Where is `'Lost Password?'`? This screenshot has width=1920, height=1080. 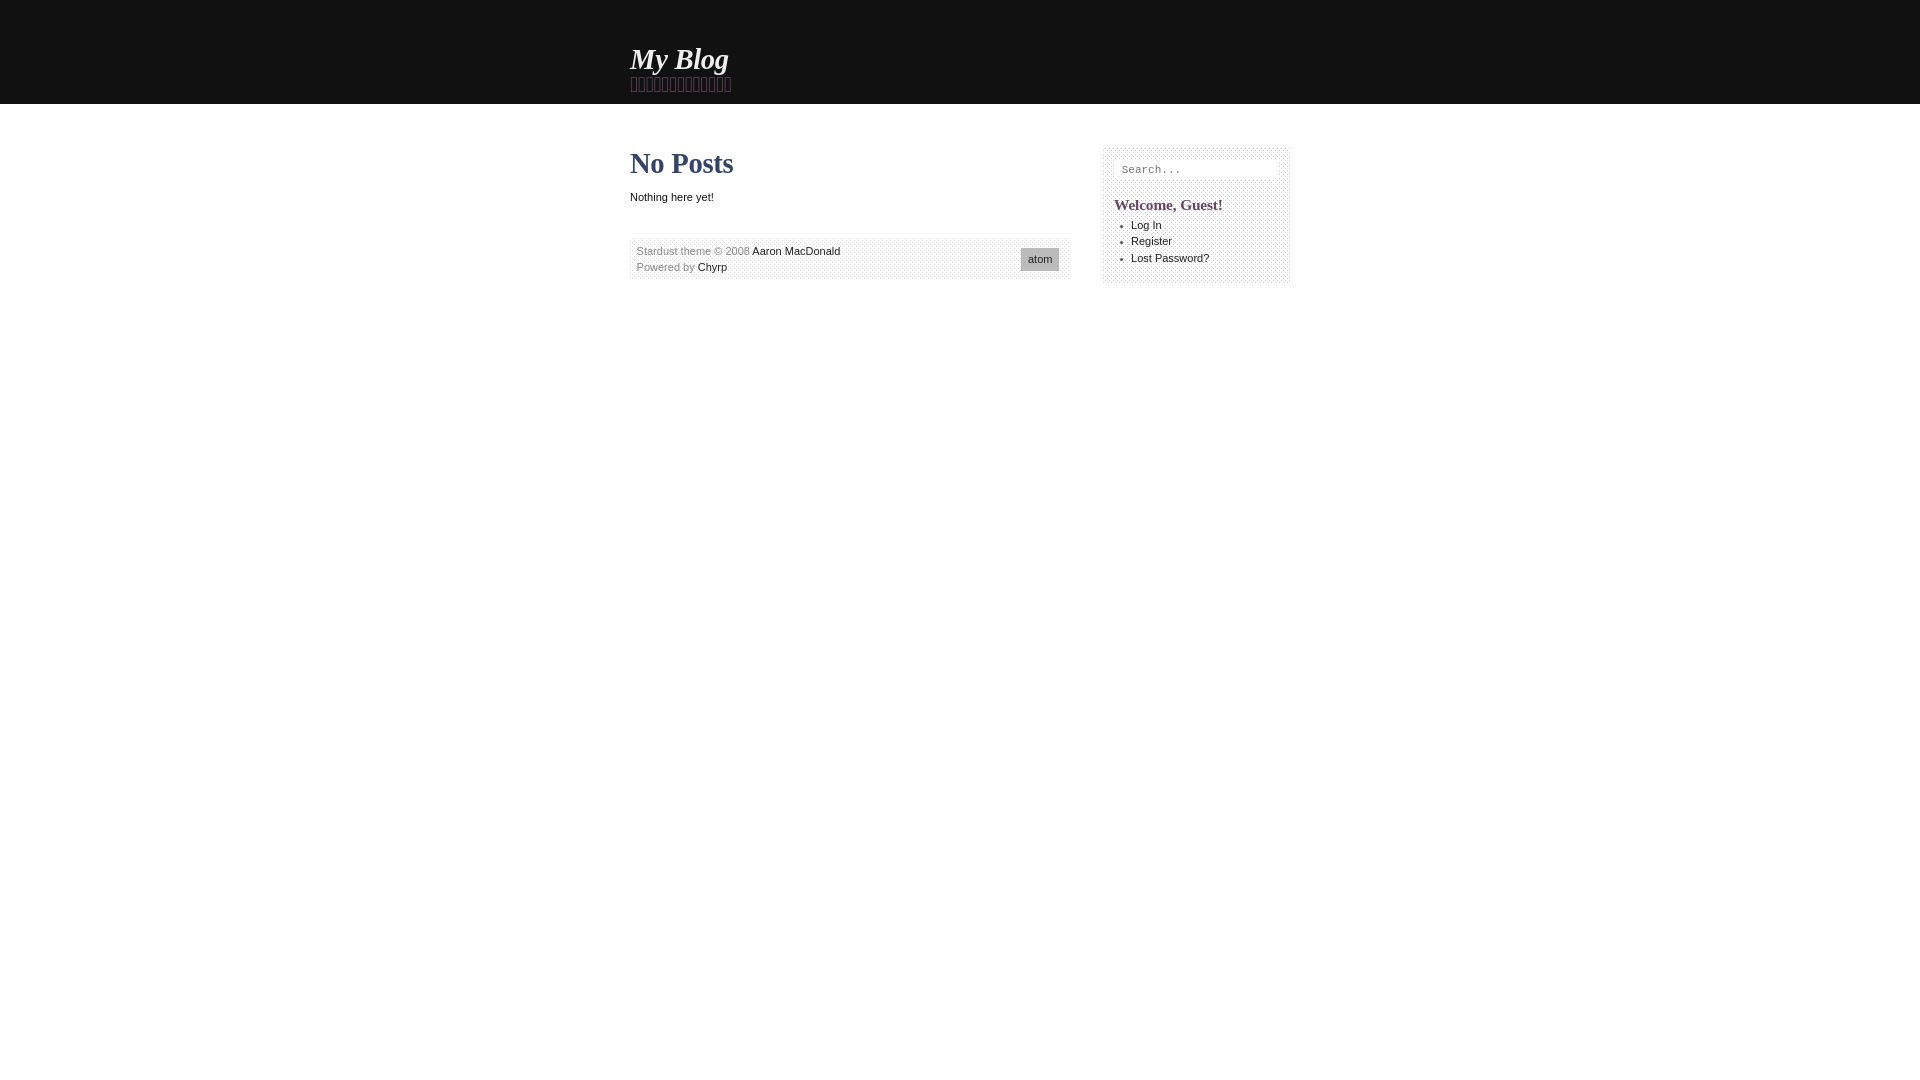
'Lost Password?' is located at coordinates (1170, 257).